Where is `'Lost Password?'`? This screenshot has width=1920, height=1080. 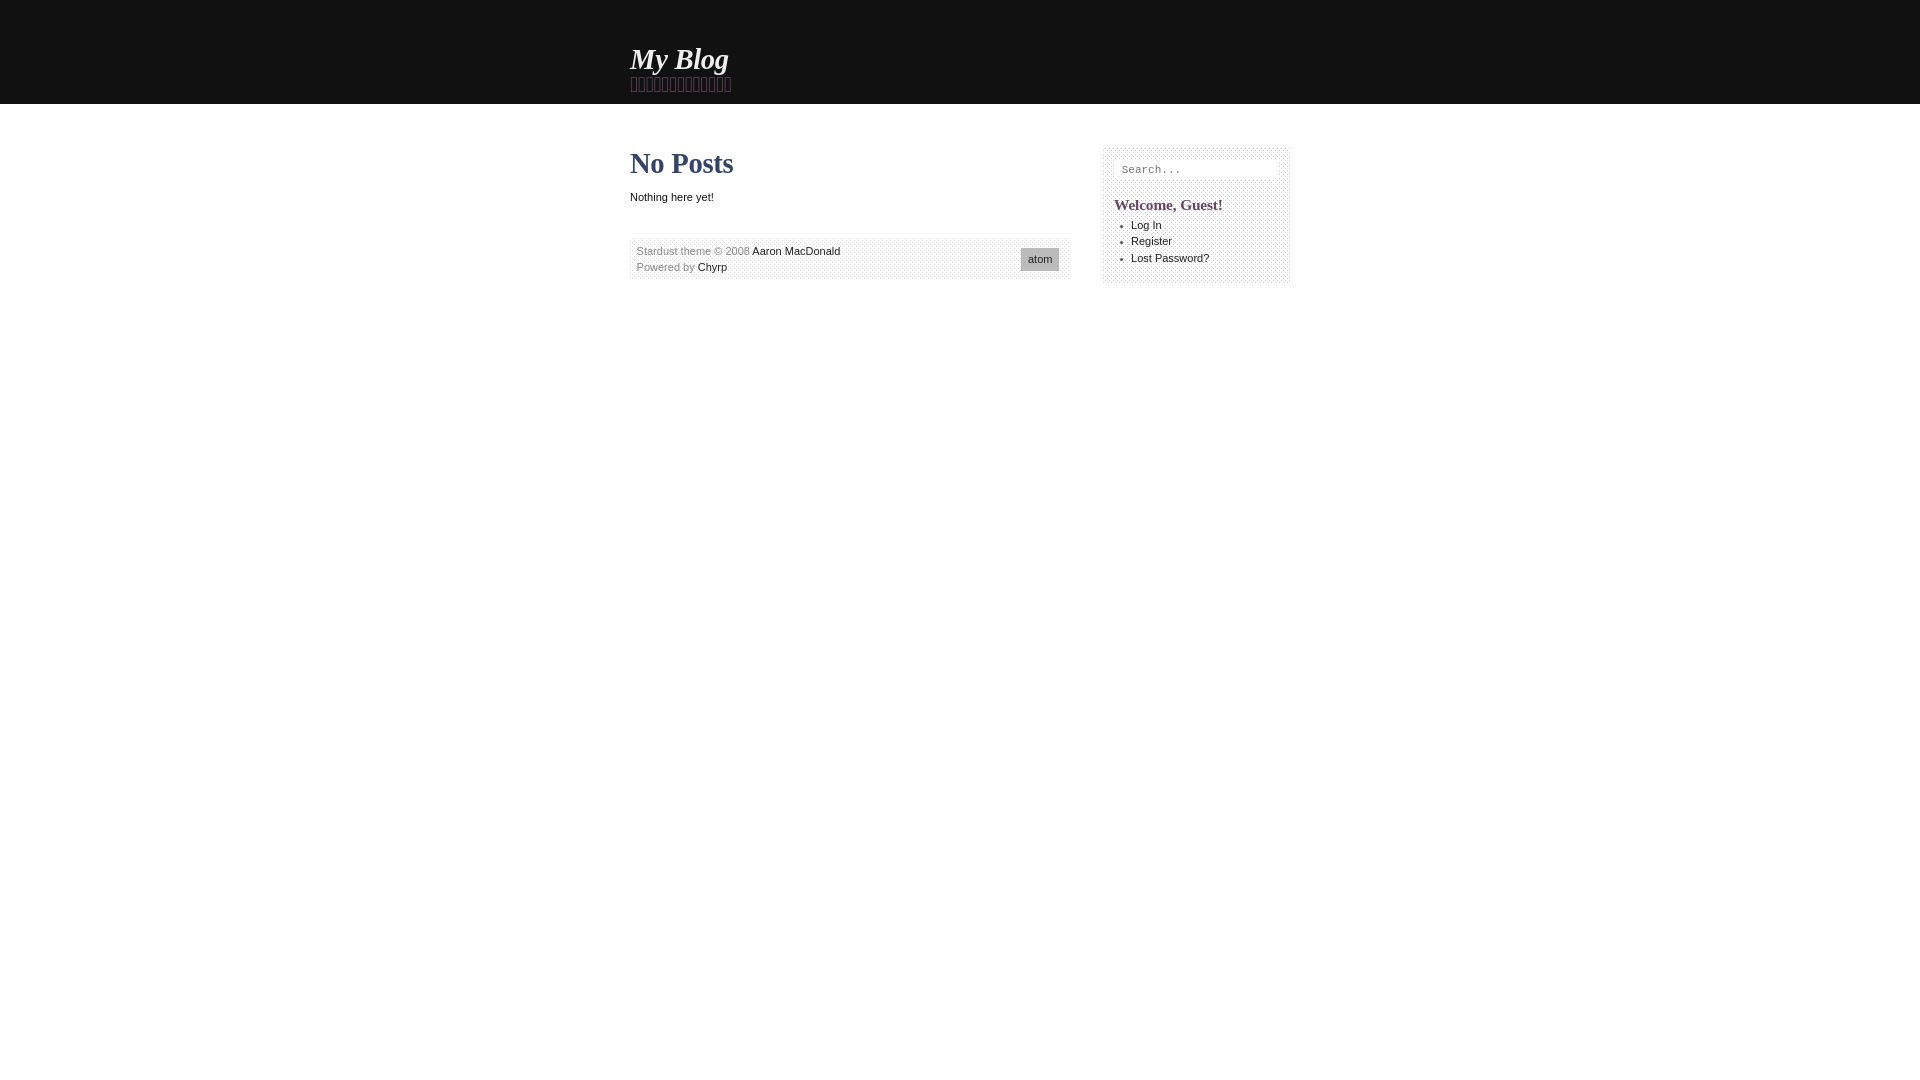
'Lost Password?' is located at coordinates (1170, 257).